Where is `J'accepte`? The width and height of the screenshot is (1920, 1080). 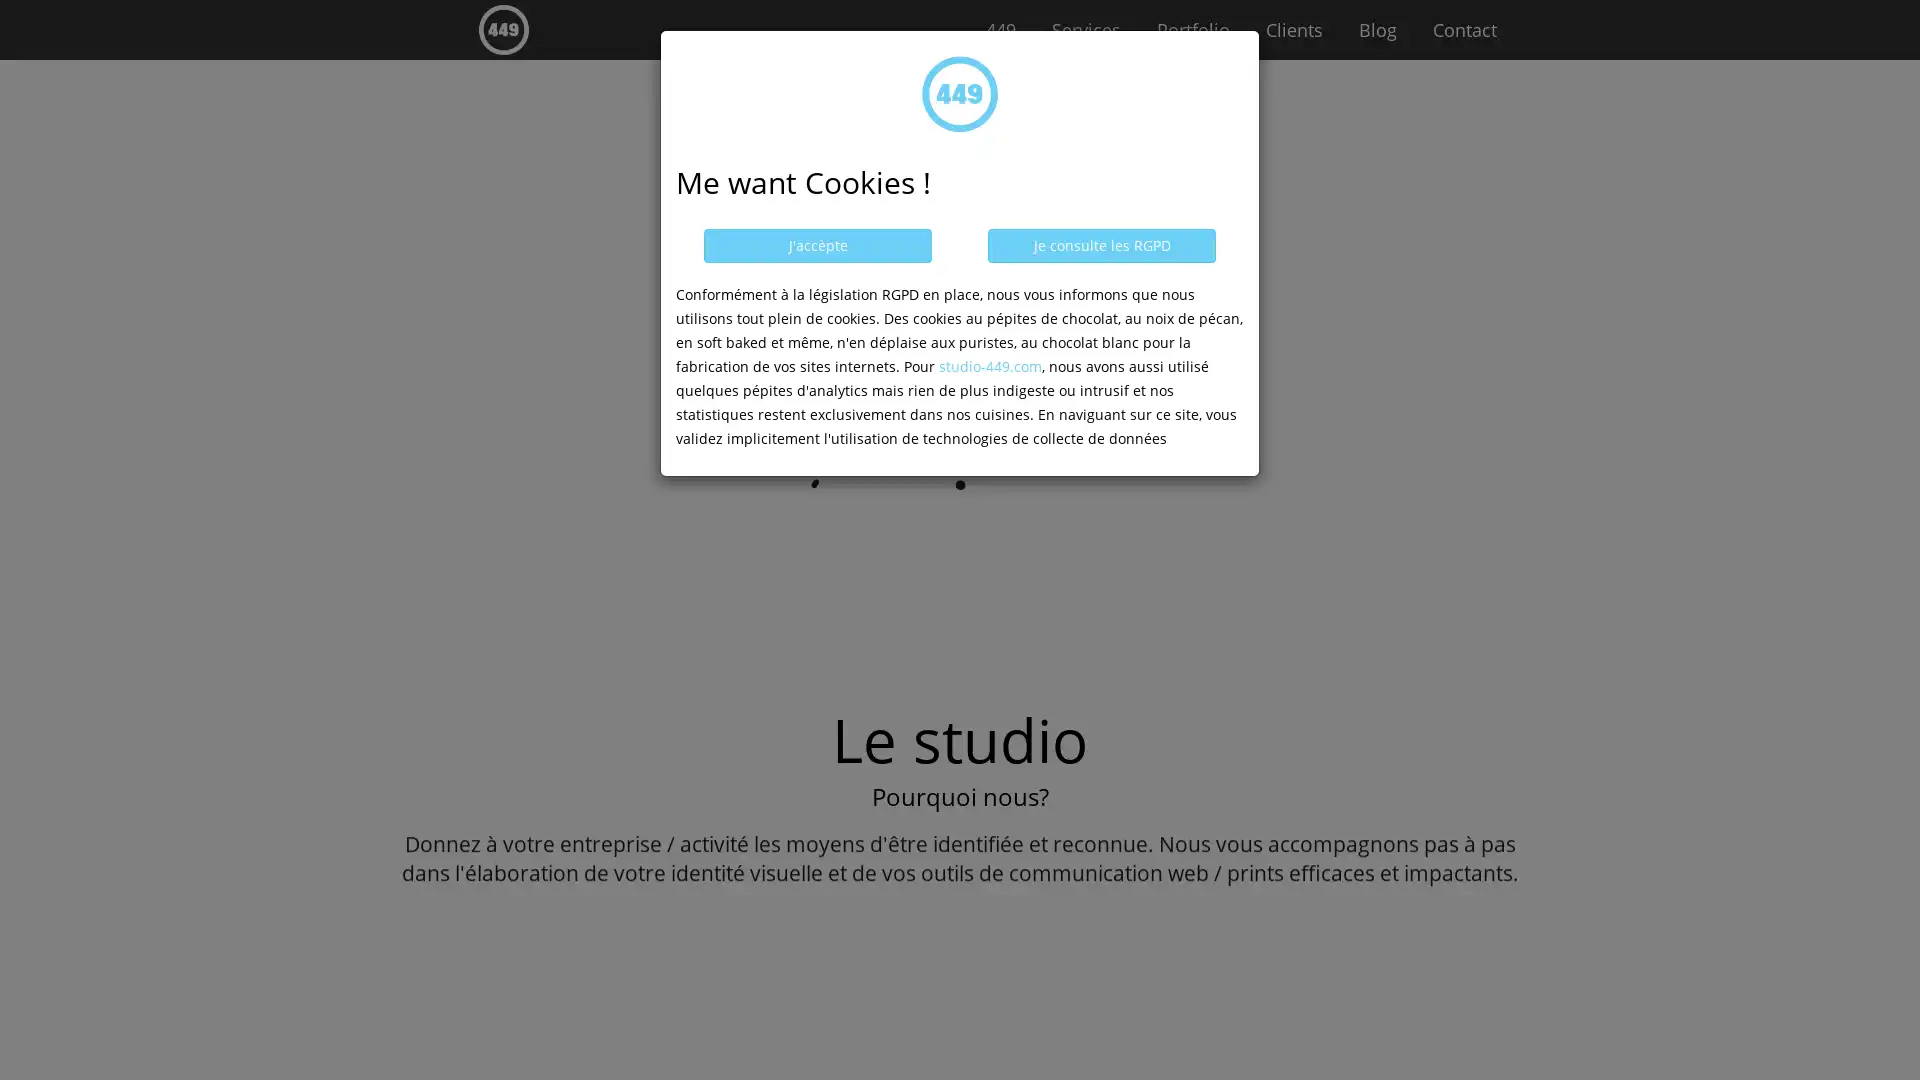 J'accepte is located at coordinates (817, 245).